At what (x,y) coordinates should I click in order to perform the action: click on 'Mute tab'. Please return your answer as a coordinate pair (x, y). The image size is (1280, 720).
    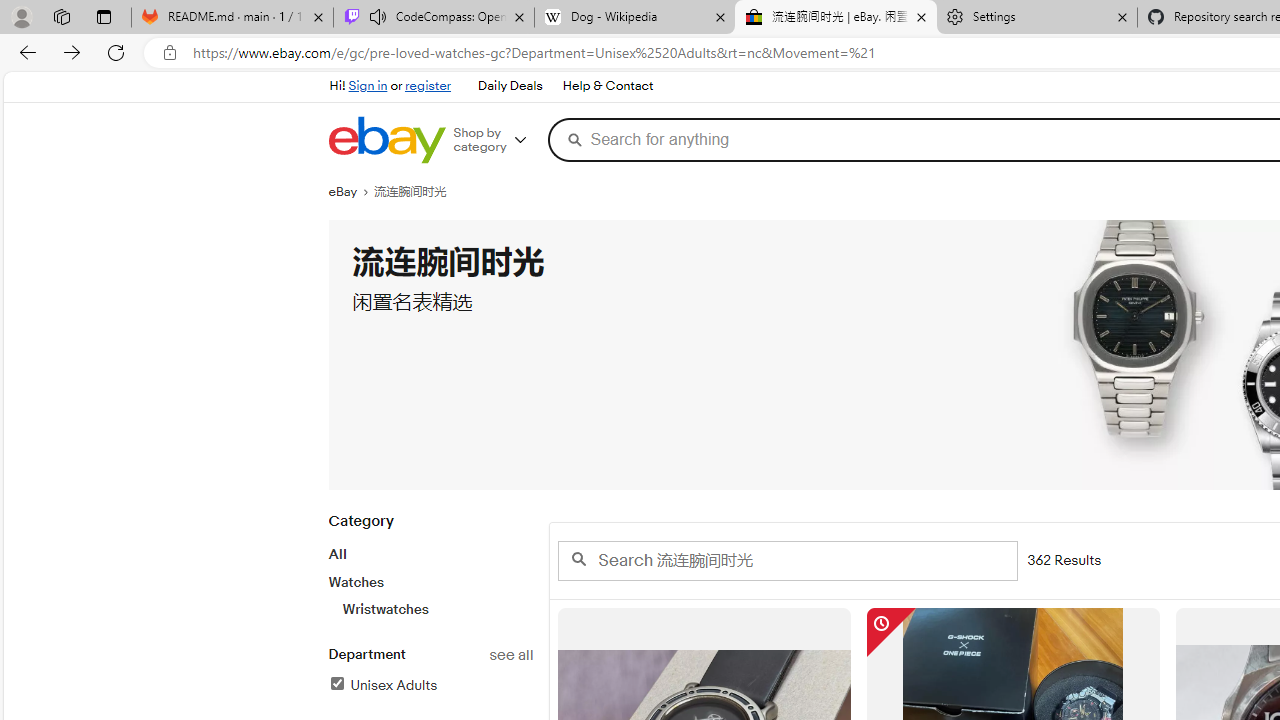
    Looking at the image, I should click on (378, 16).